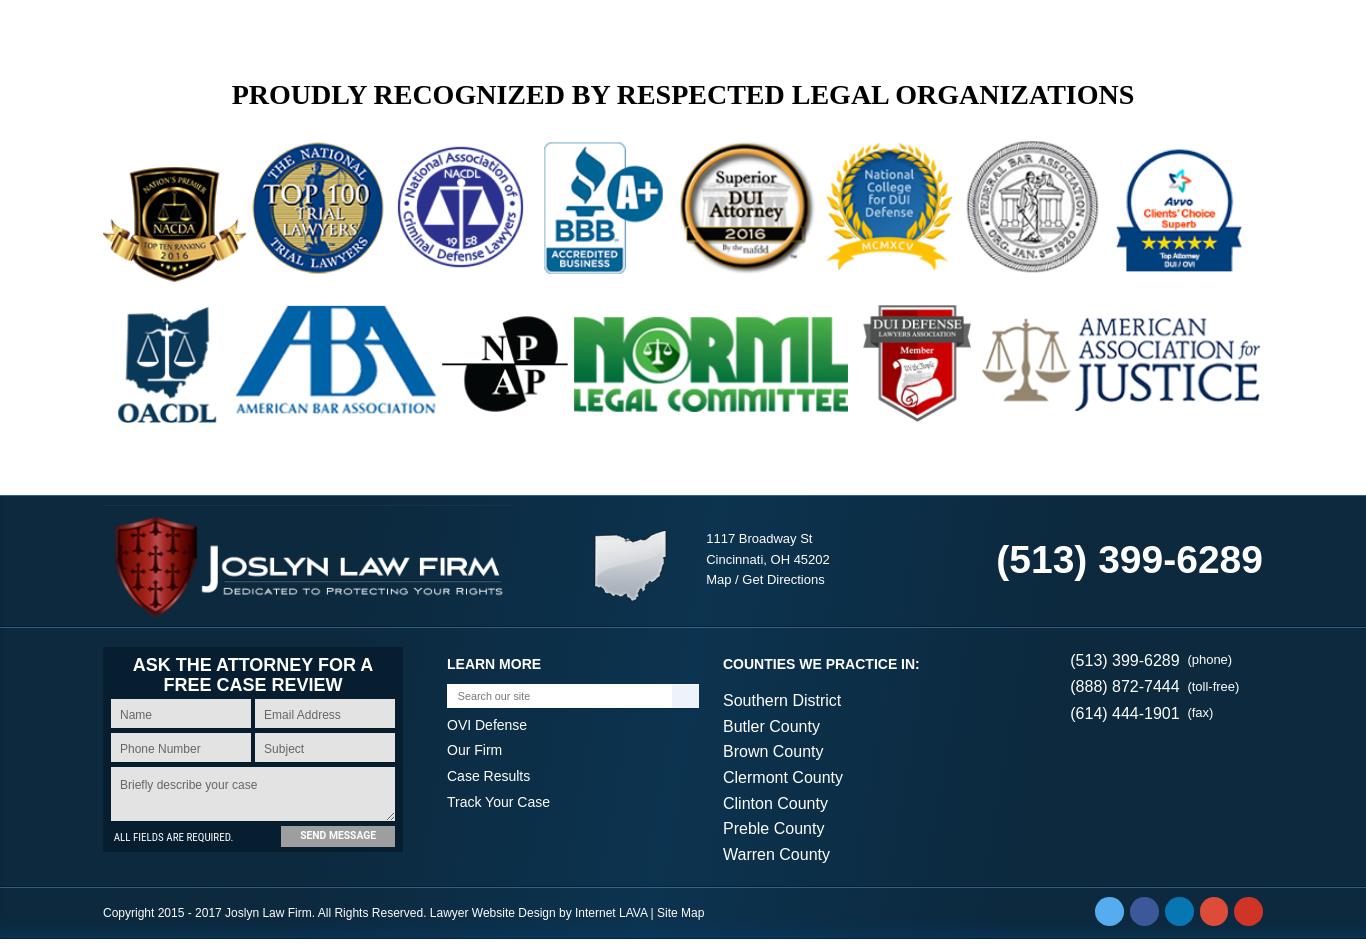 Image resolution: width=1366 pixels, height=949 pixels. Describe the element at coordinates (679, 921) in the screenshot. I see `'Site Map'` at that location.